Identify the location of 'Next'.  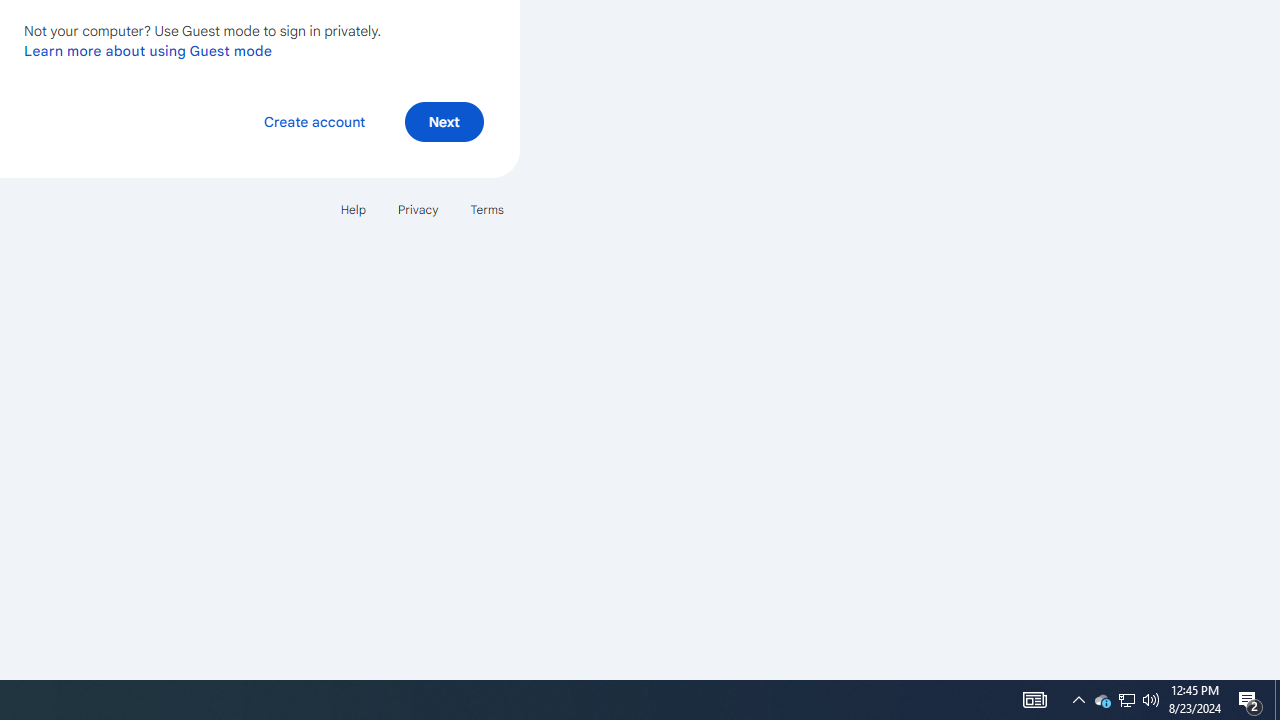
(443, 122).